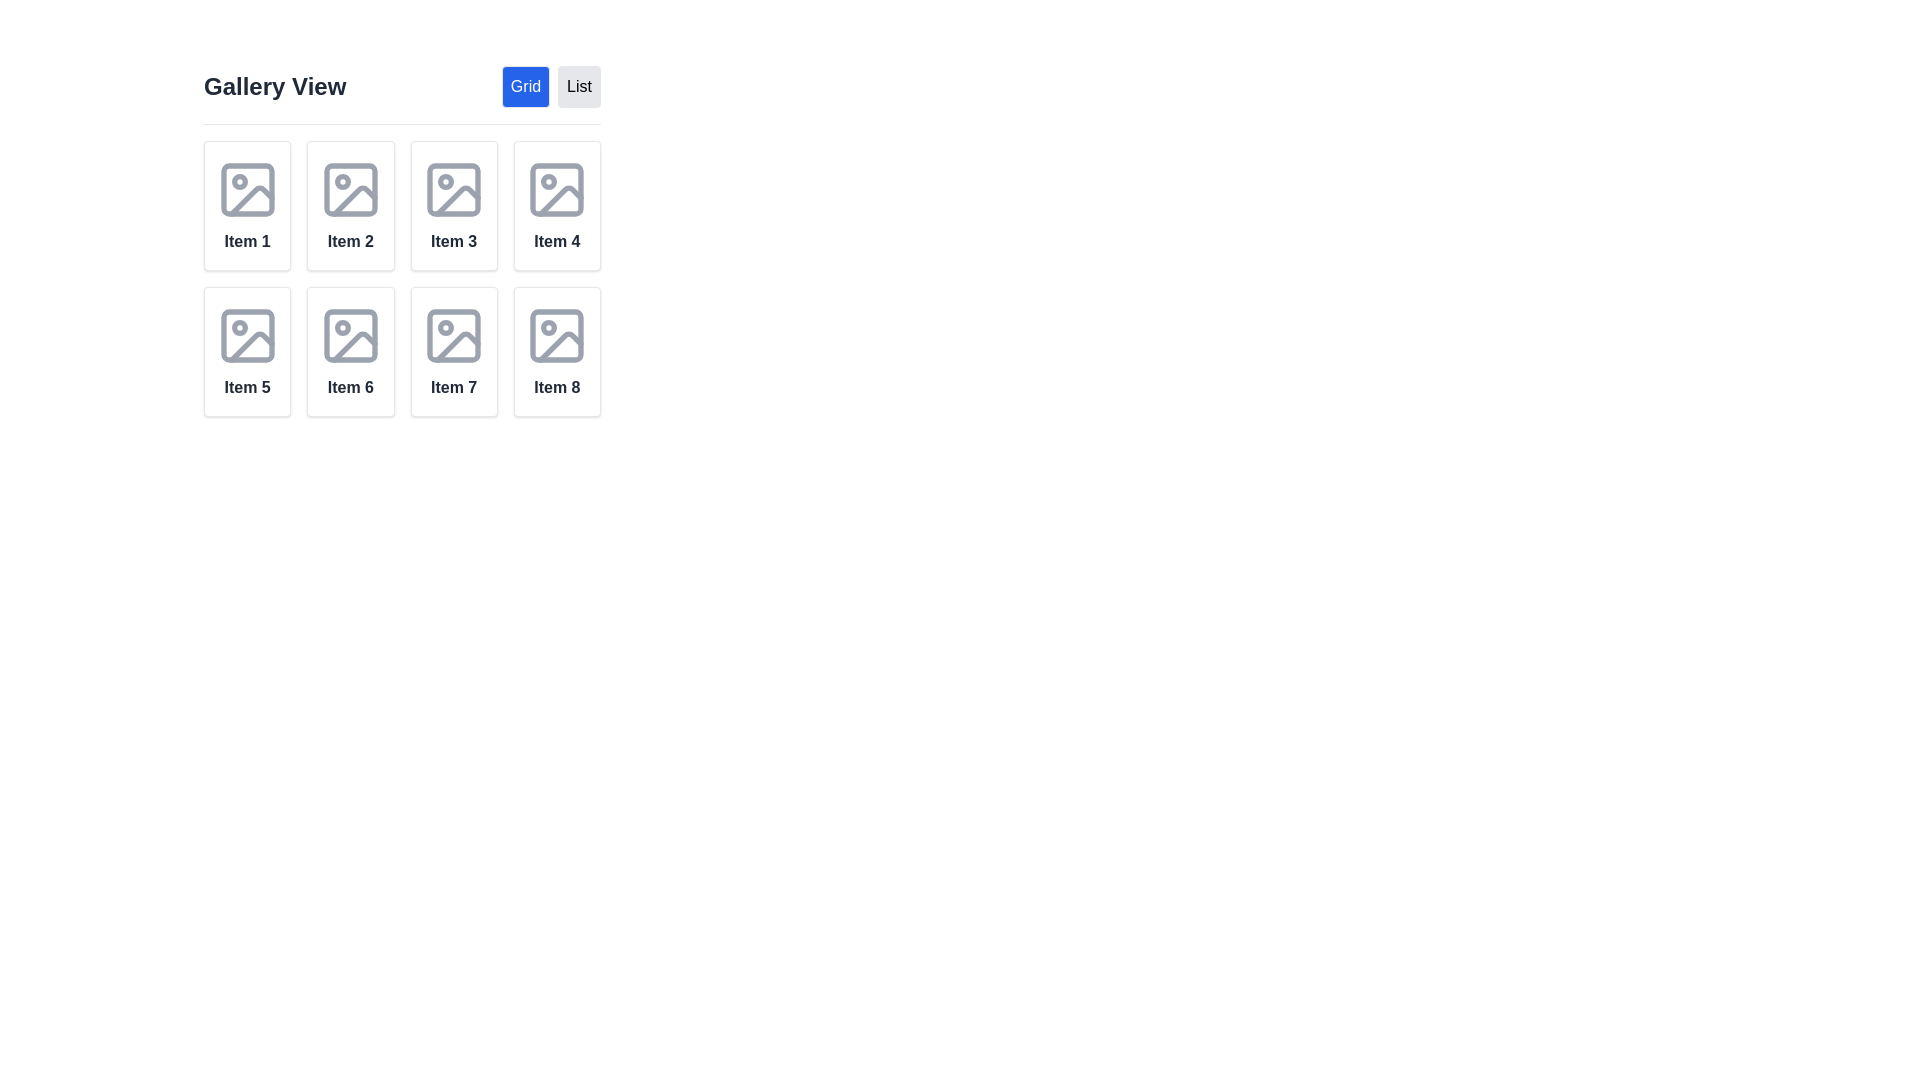 The image size is (1920, 1080). I want to click on the rectangular button with rounded corners, styled with a solid blue background and white text displaying 'Grid', so click(525, 86).